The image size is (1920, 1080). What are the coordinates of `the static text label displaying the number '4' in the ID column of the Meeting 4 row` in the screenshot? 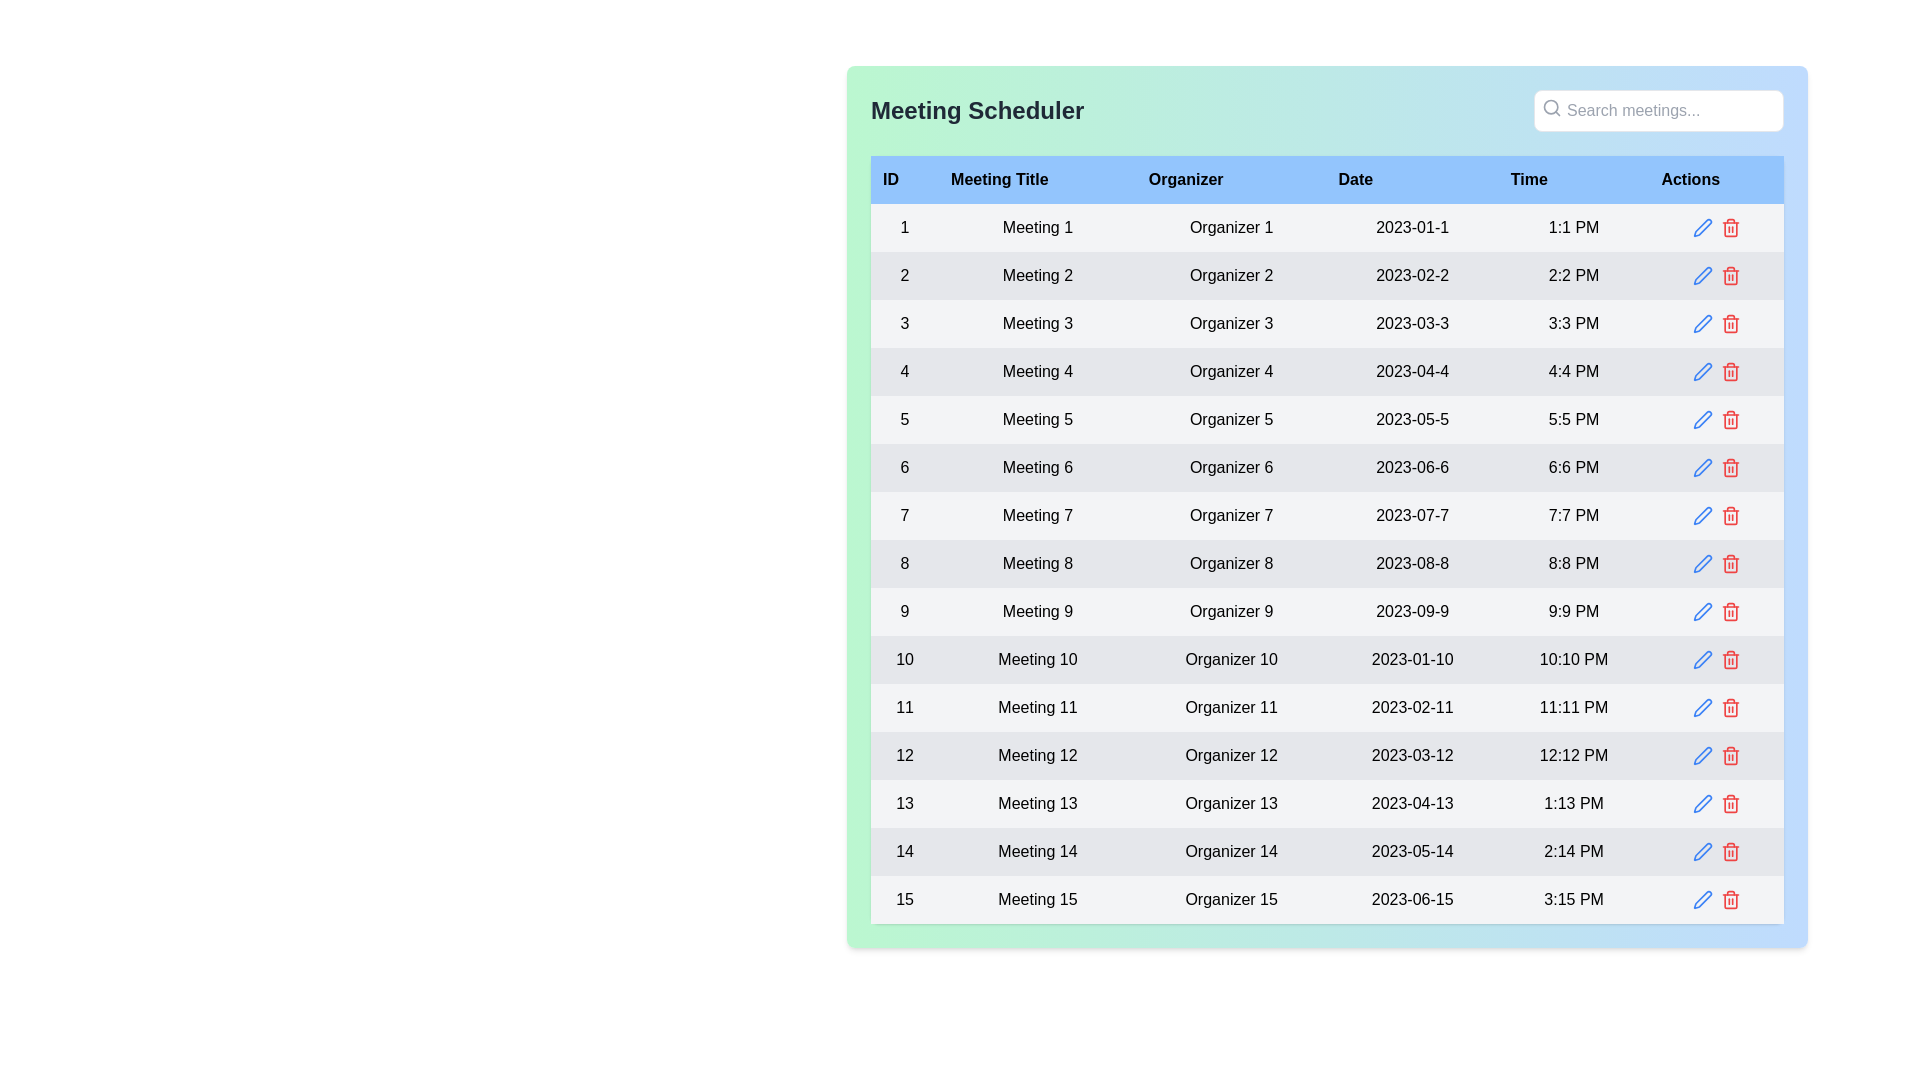 It's located at (904, 371).